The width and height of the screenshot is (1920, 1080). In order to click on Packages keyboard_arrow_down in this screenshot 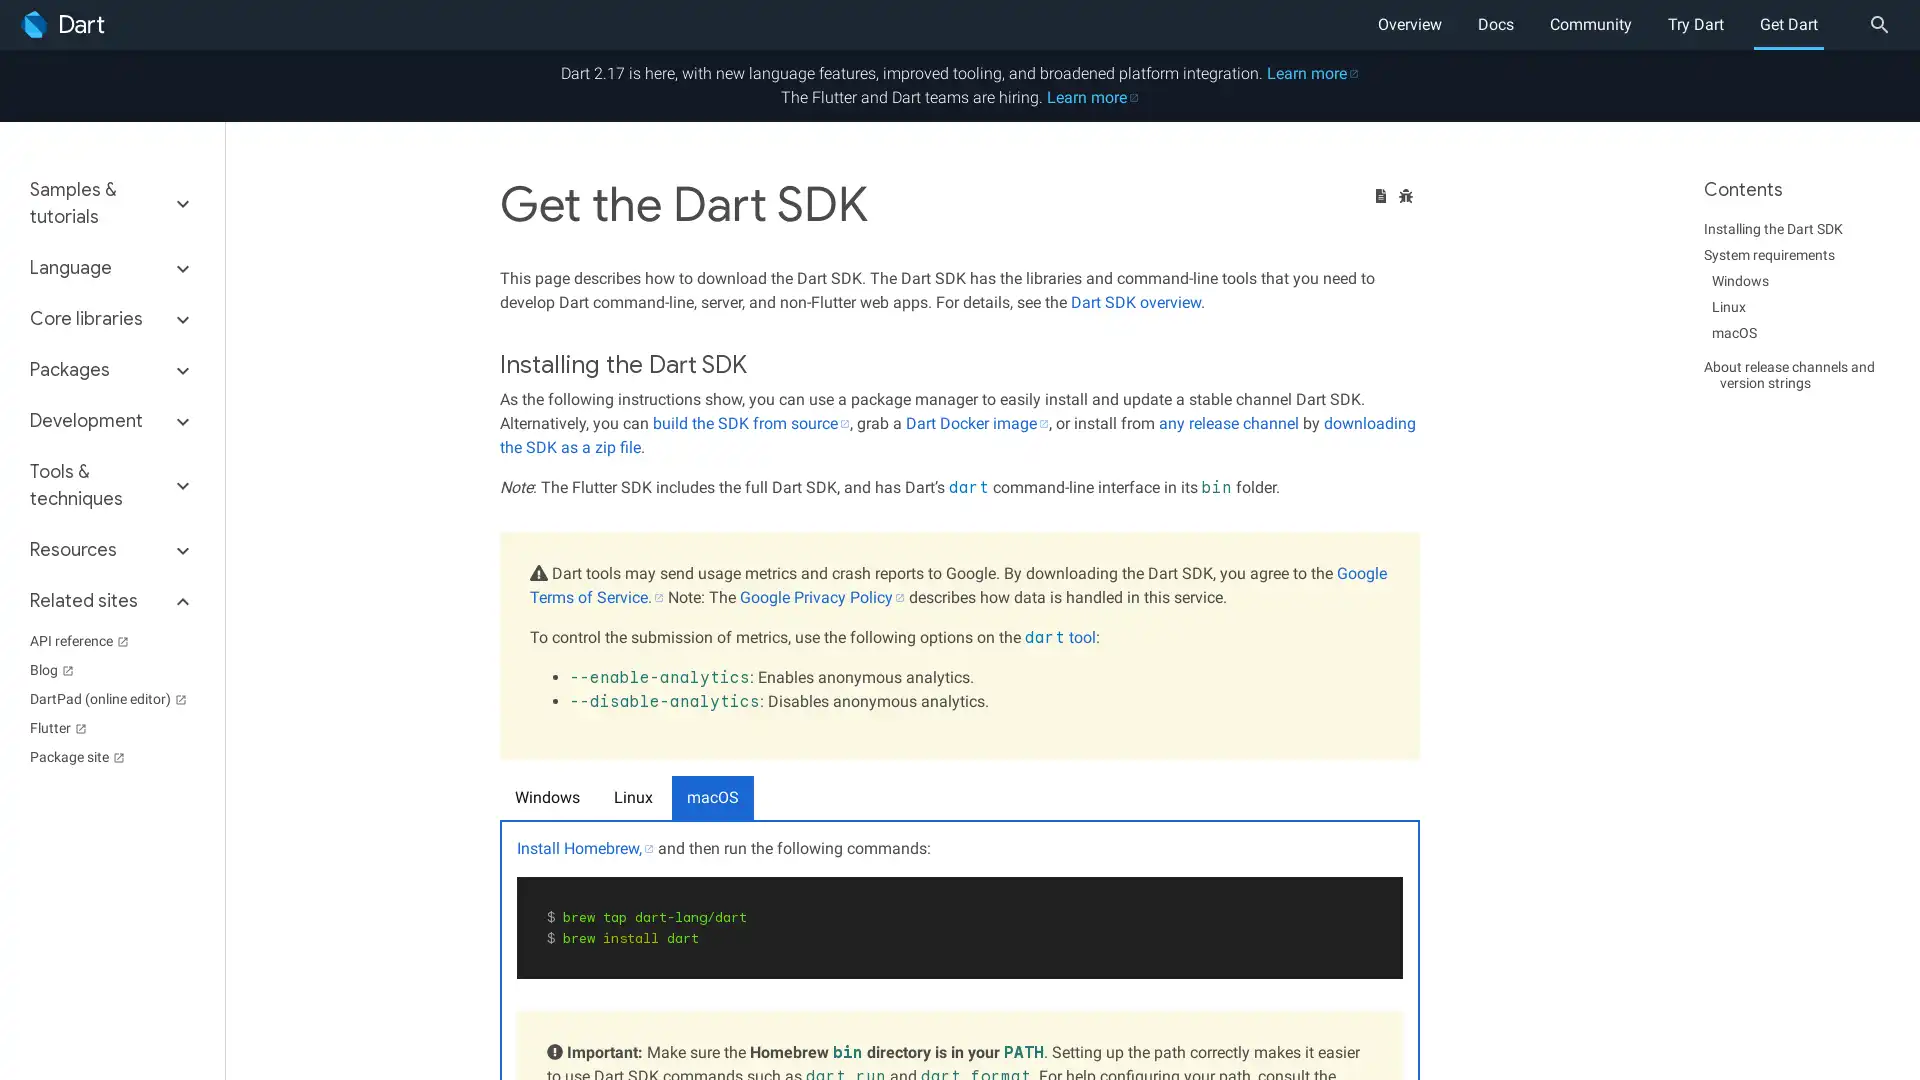, I will do `click(111, 370)`.